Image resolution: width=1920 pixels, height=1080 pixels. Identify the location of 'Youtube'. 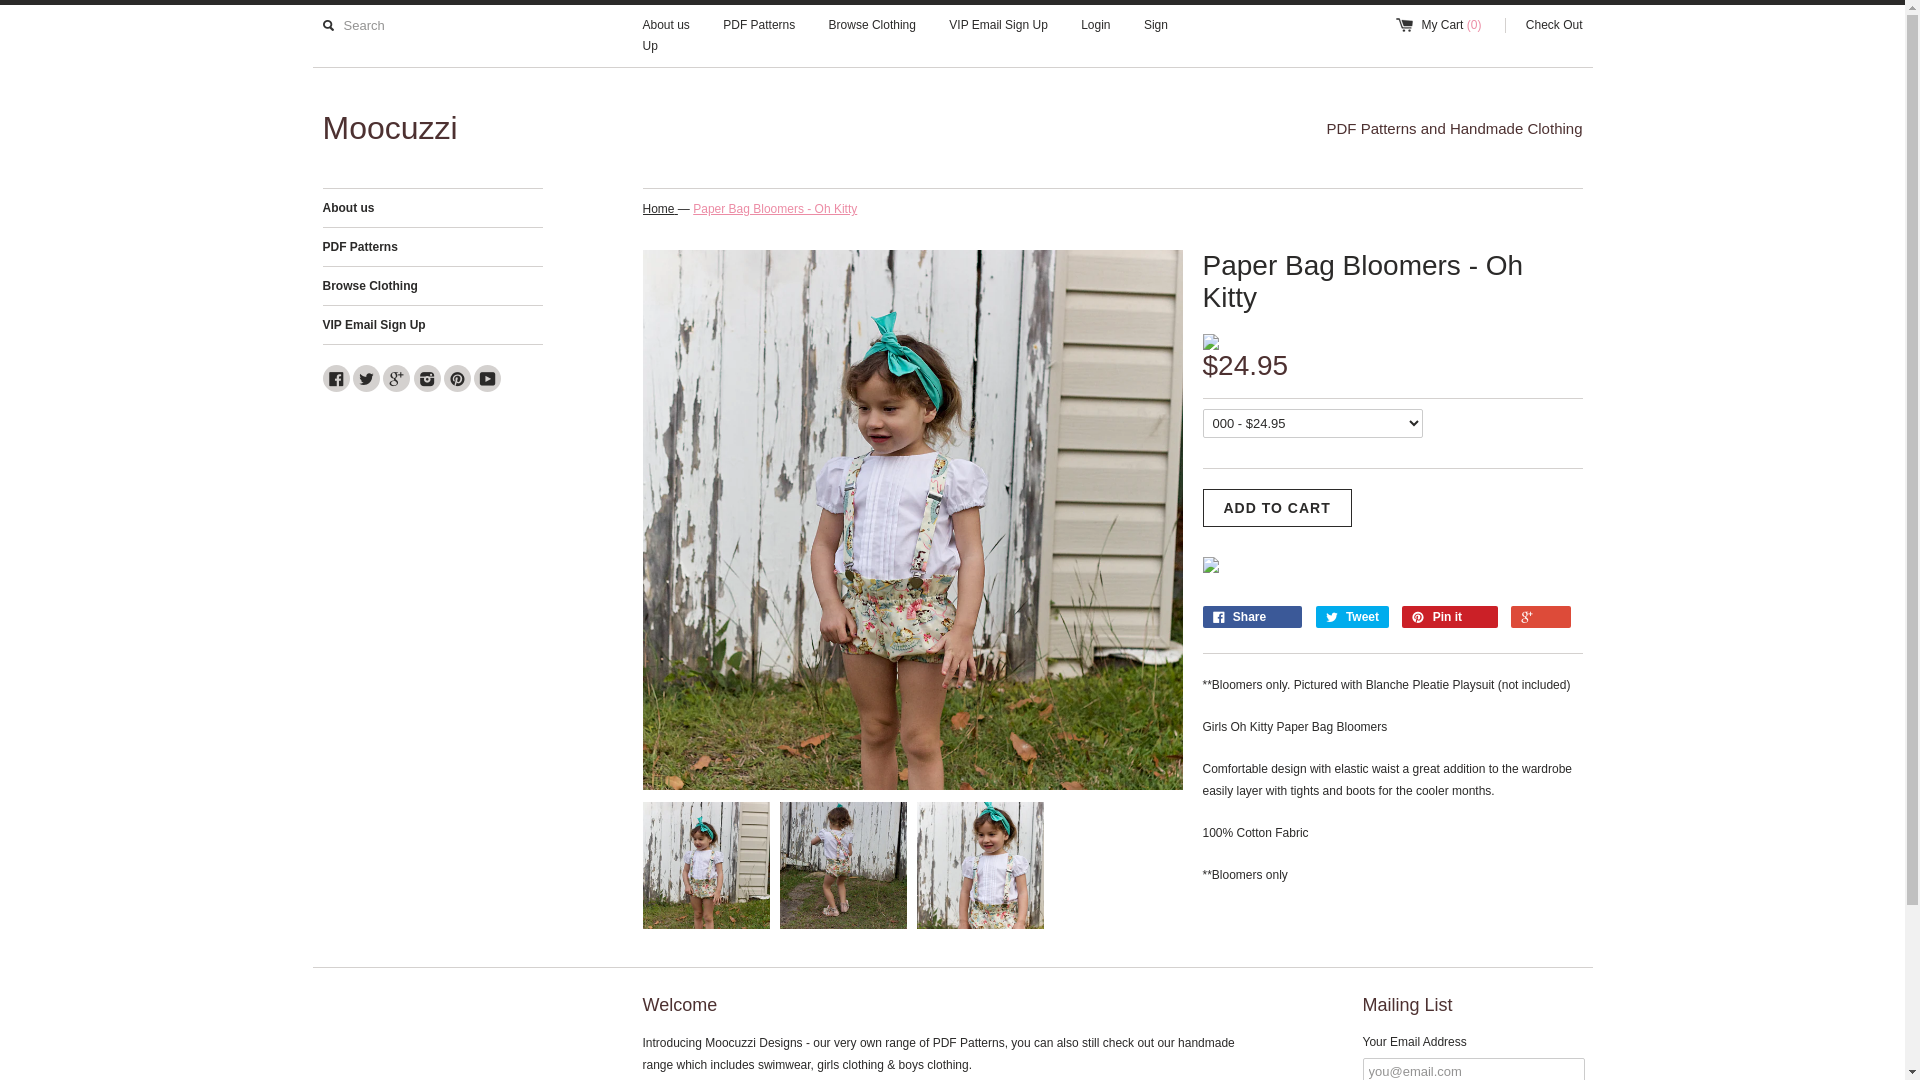
(487, 378).